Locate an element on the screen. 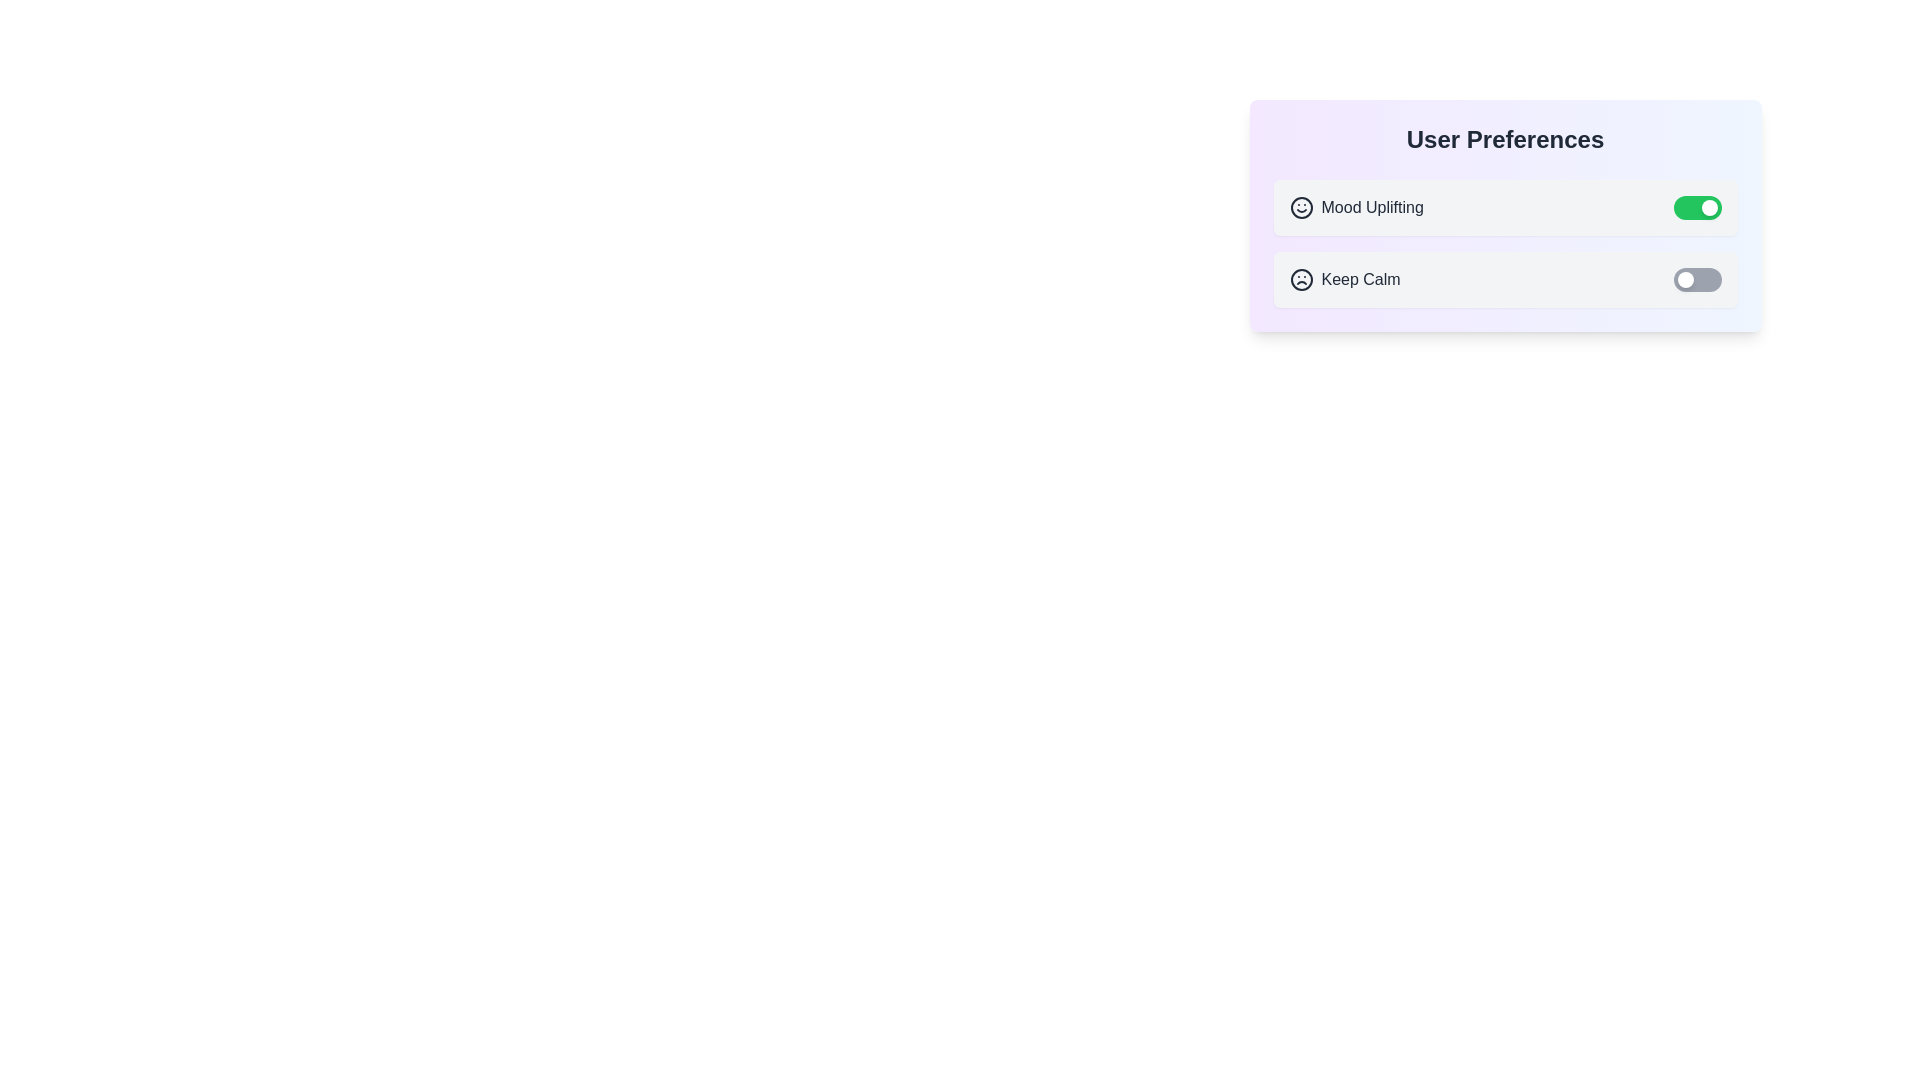  the label text with an icon that indicates the toggle switch option under 'User Preferences' is located at coordinates (1345, 280).